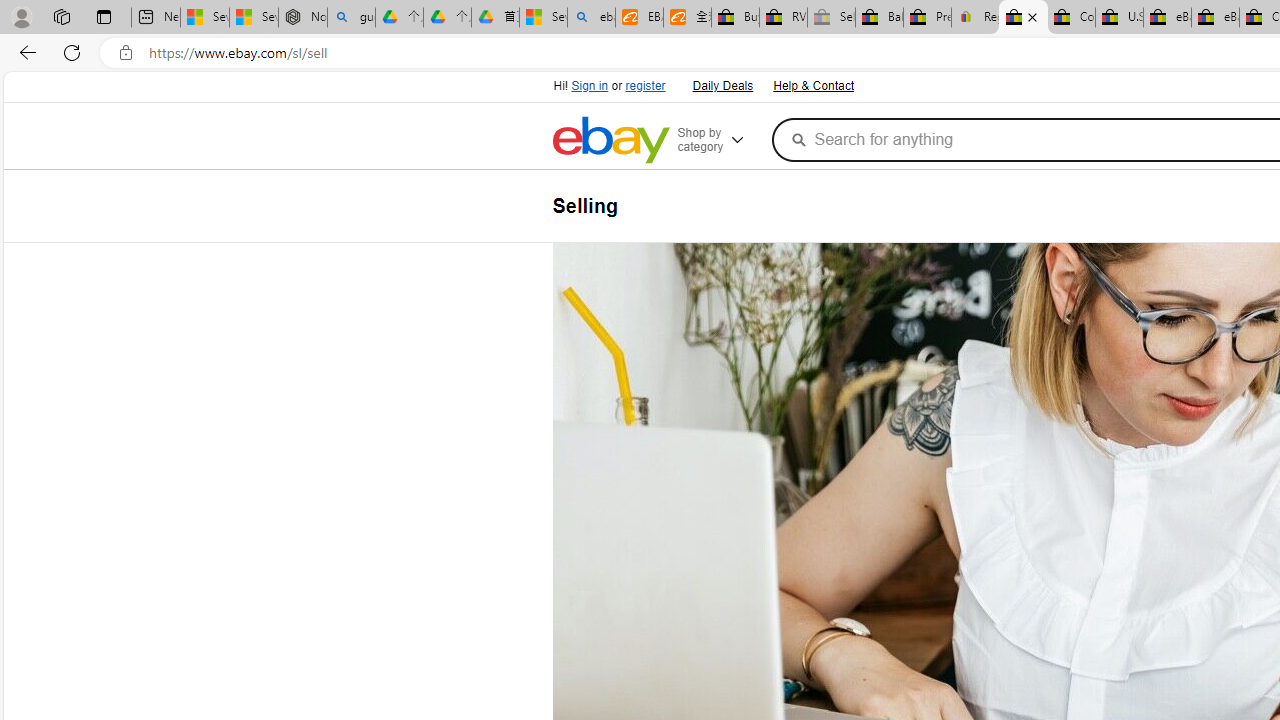 This screenshot has width=1280, height=720. Describe the element at coordinates (1070, 17) in the screenshot. I see `'Consumer Health Data Privacy Policy - eBay Inc.'` at that location.